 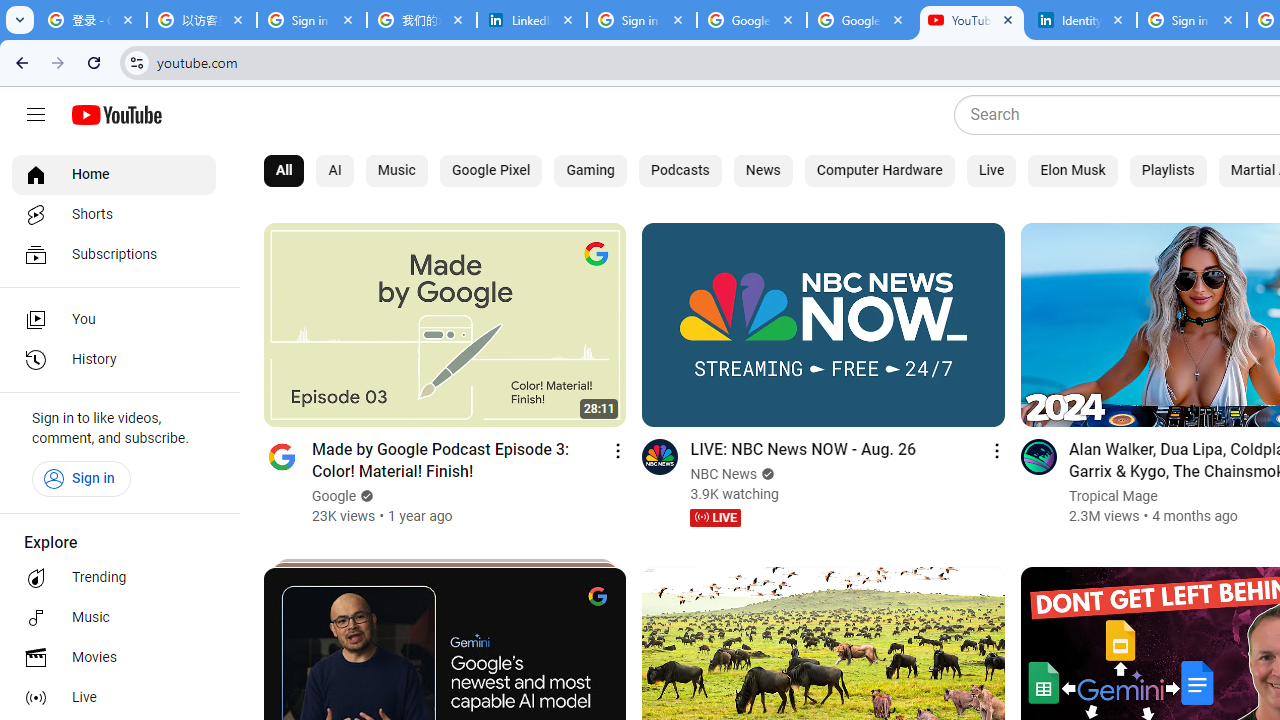 What do you see at coordinates (642, 20) in the screenshot?
I see `'Sign in - Google Accounts'` at bounding box center [642, 20].